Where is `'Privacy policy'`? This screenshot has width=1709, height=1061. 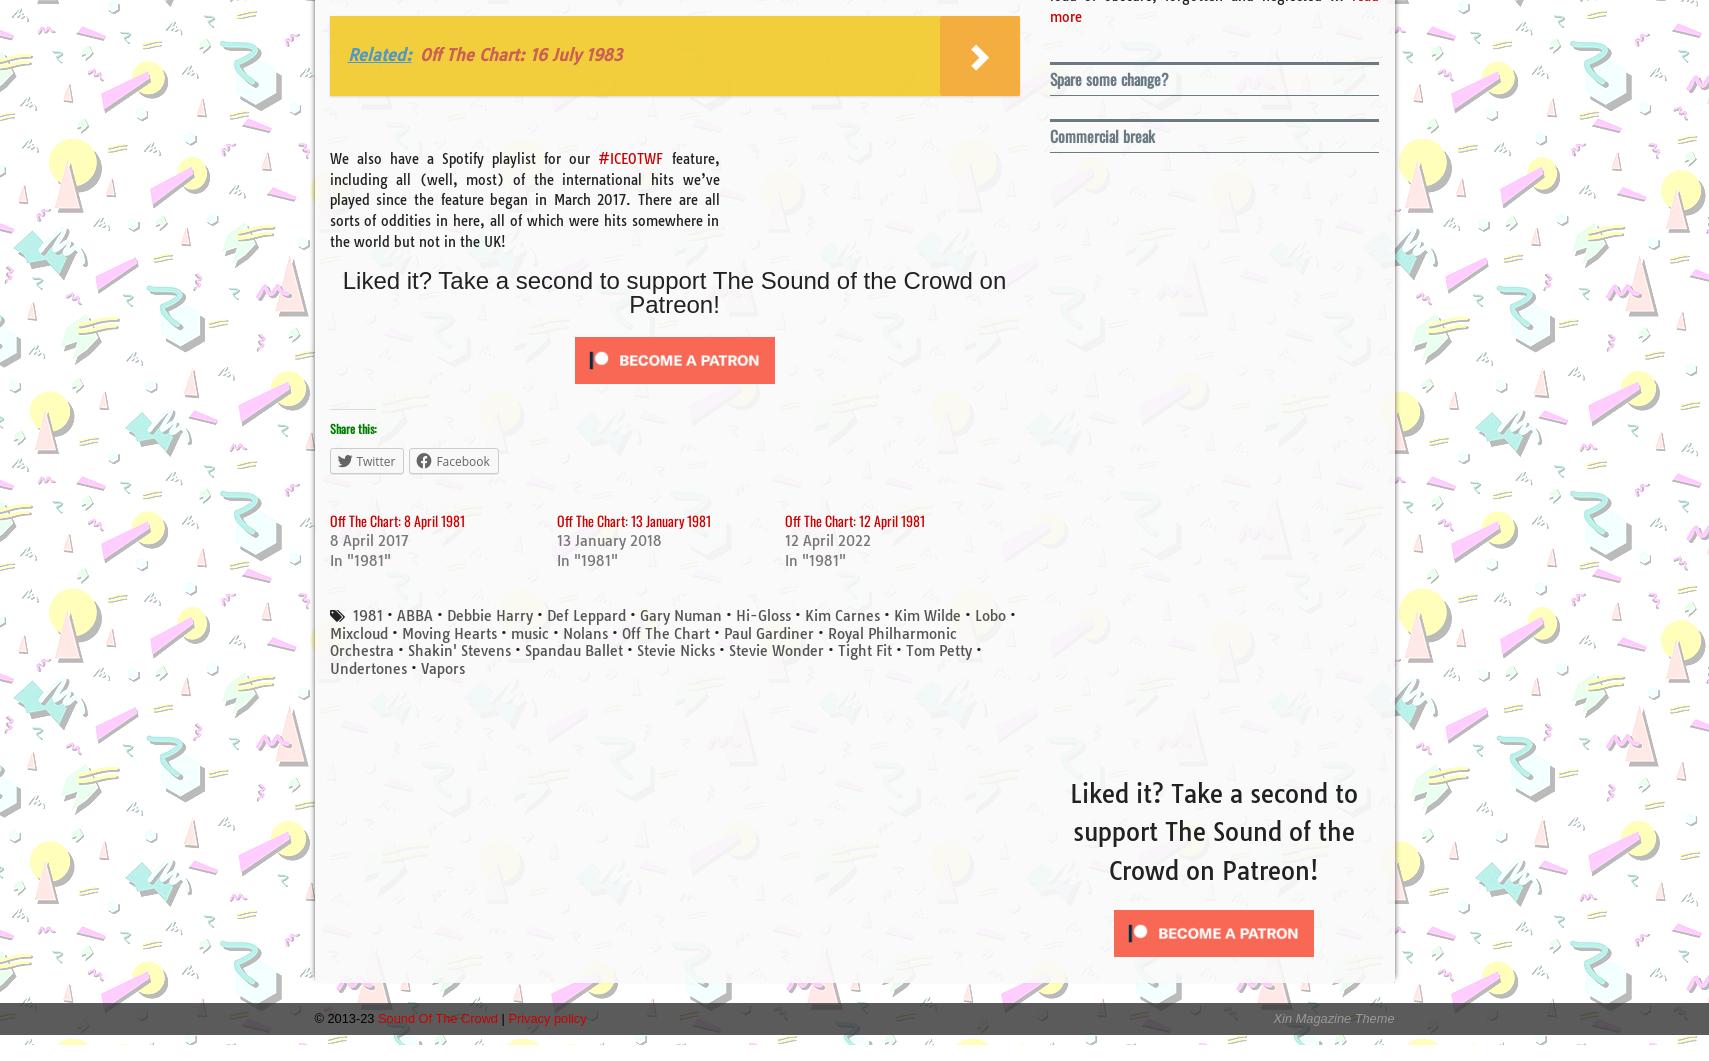
'Privacy policy' is located at coordinates (546, 1017).